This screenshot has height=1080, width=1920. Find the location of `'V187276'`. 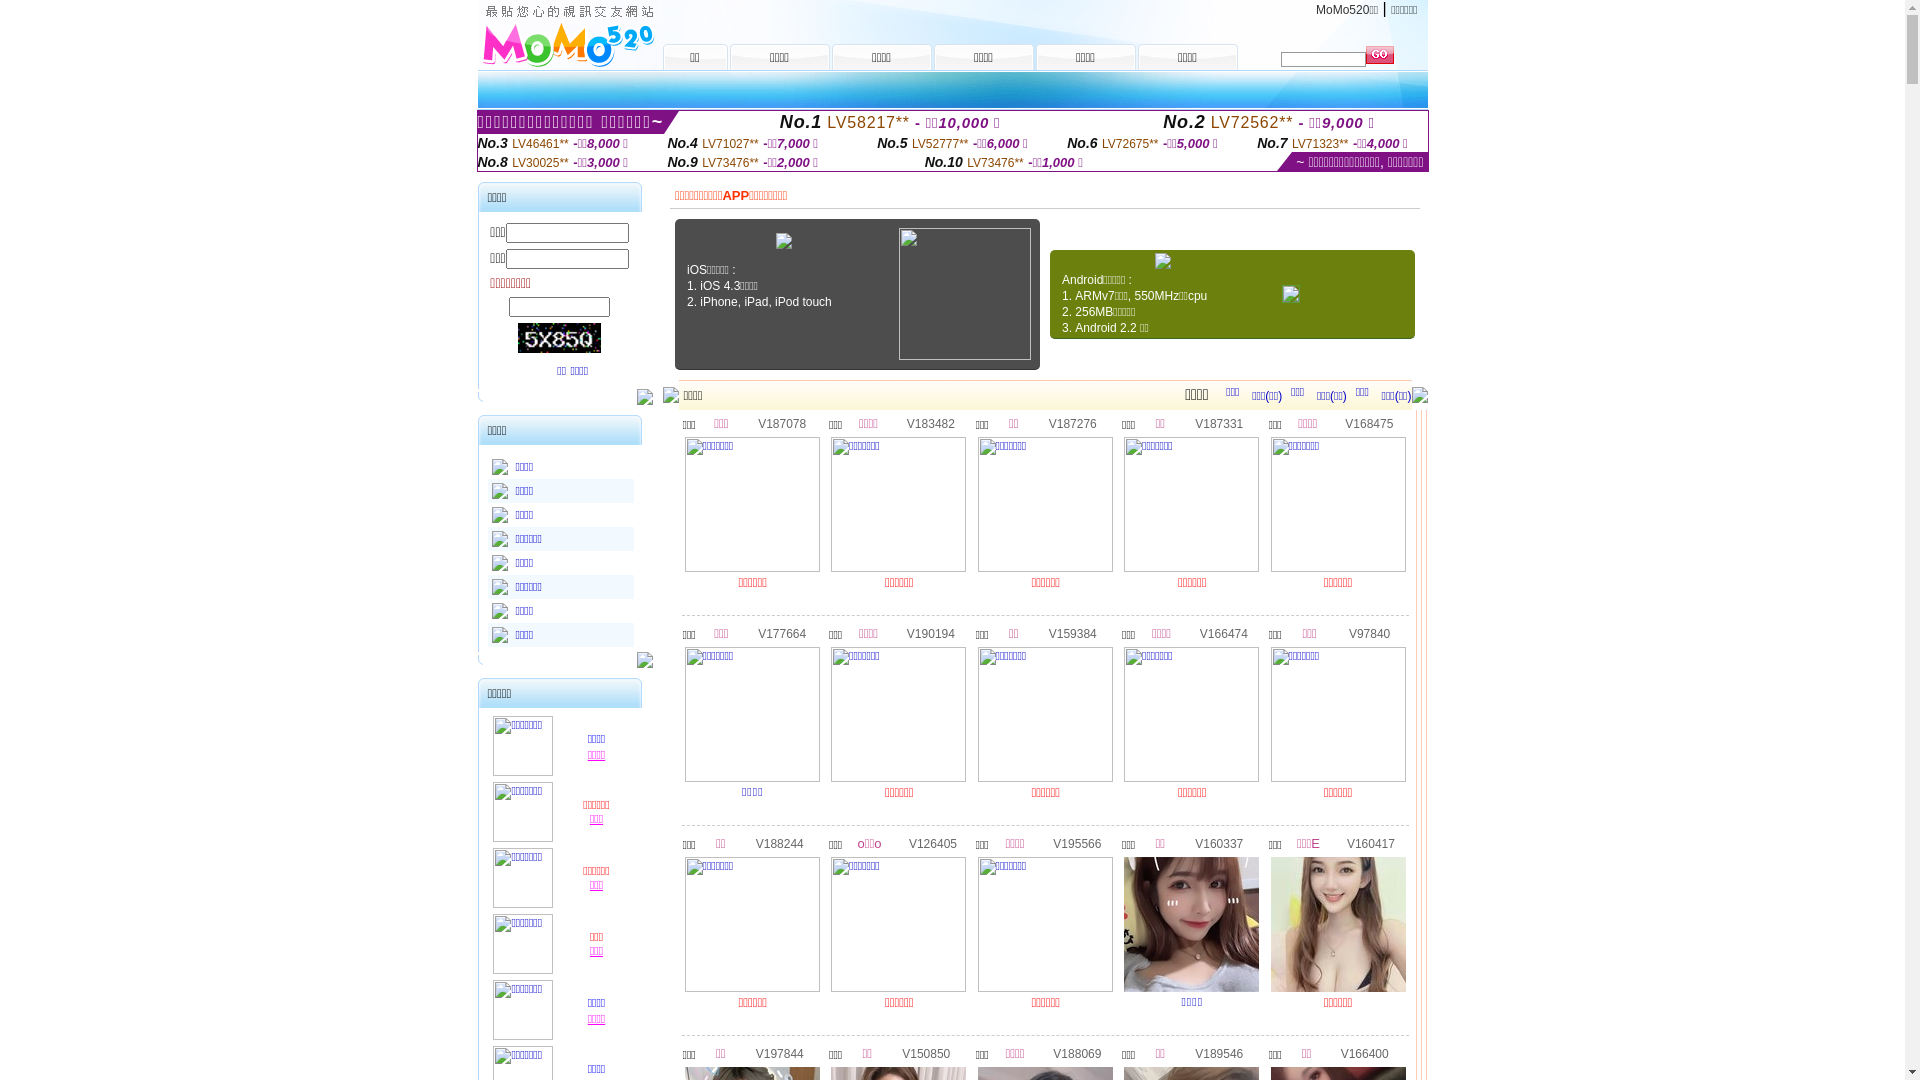

'V187276' is located at coordinates (1072, 422).